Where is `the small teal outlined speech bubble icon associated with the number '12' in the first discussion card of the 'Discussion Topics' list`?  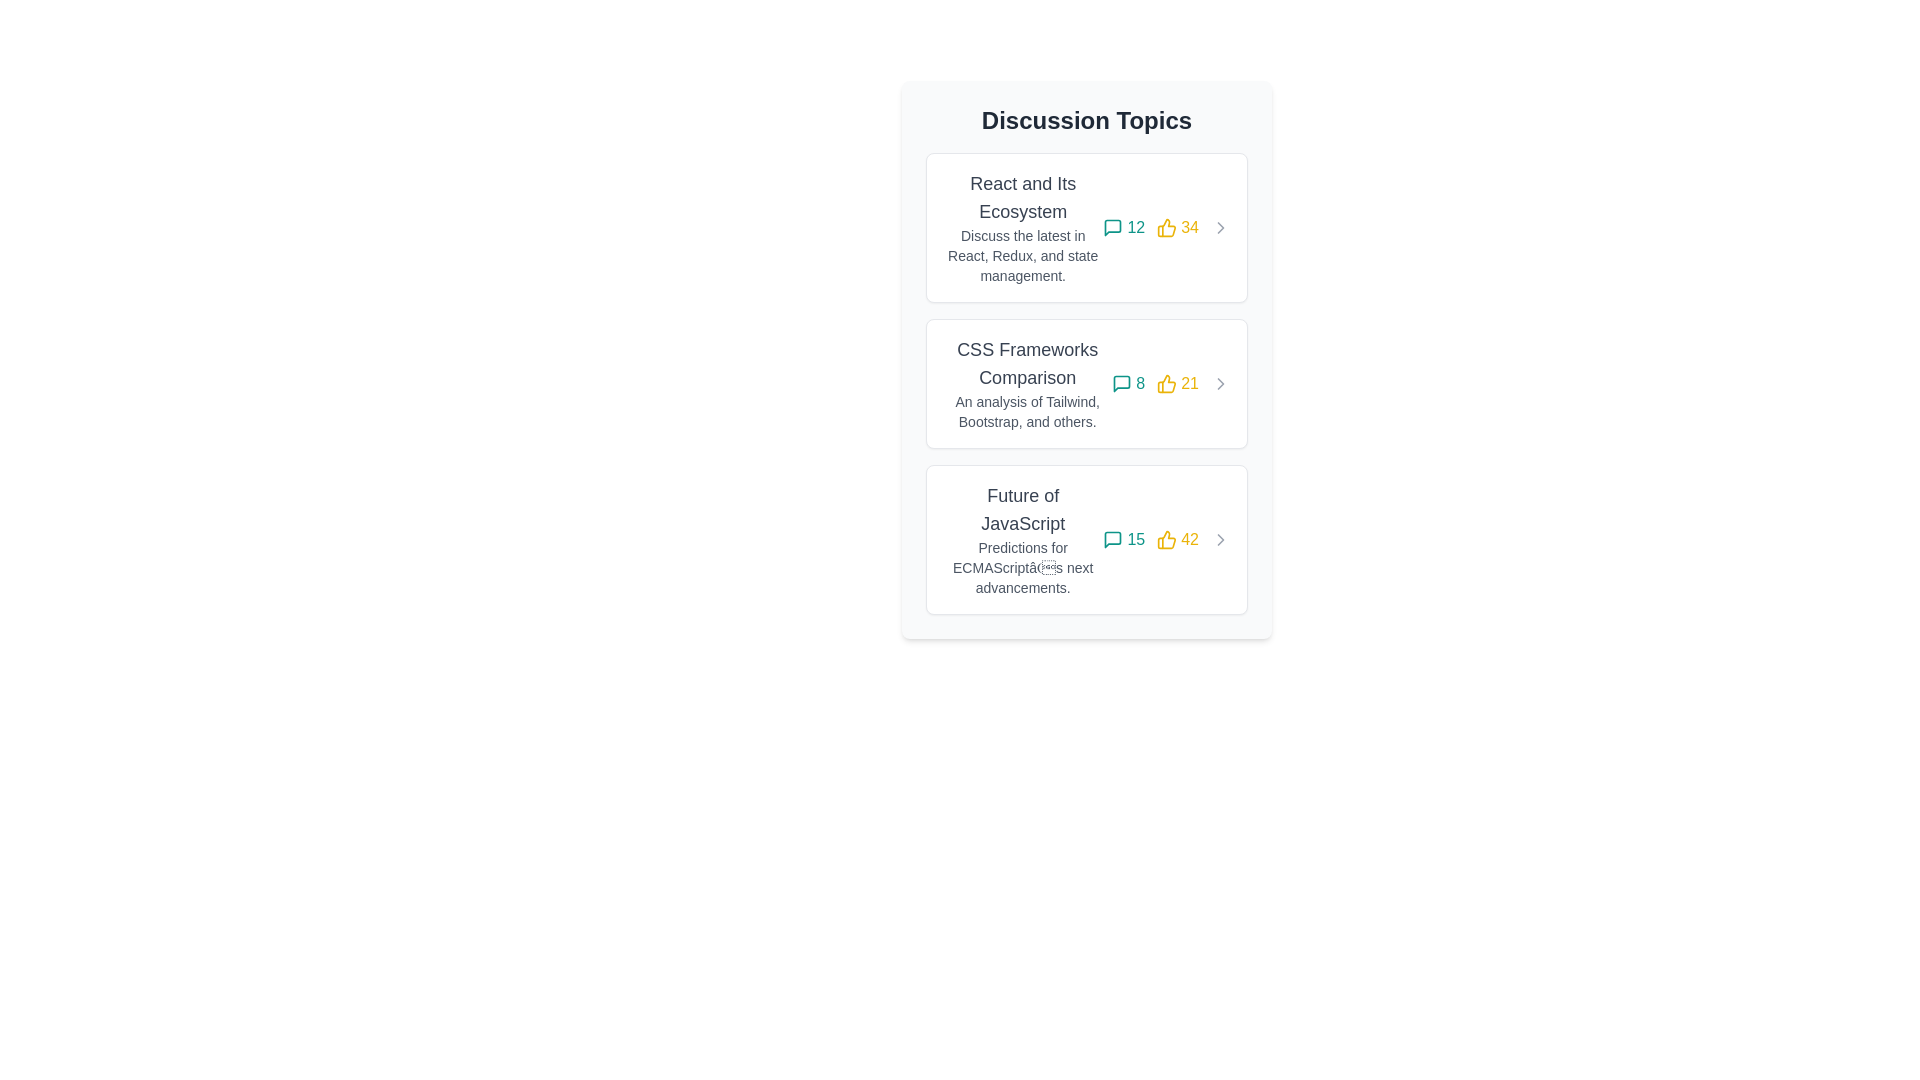
the small teal outlined speech bubble icon associated with the number '12' in the first discussion card of the 'Discussion Topics' list is located at coordinates (1112, 226).